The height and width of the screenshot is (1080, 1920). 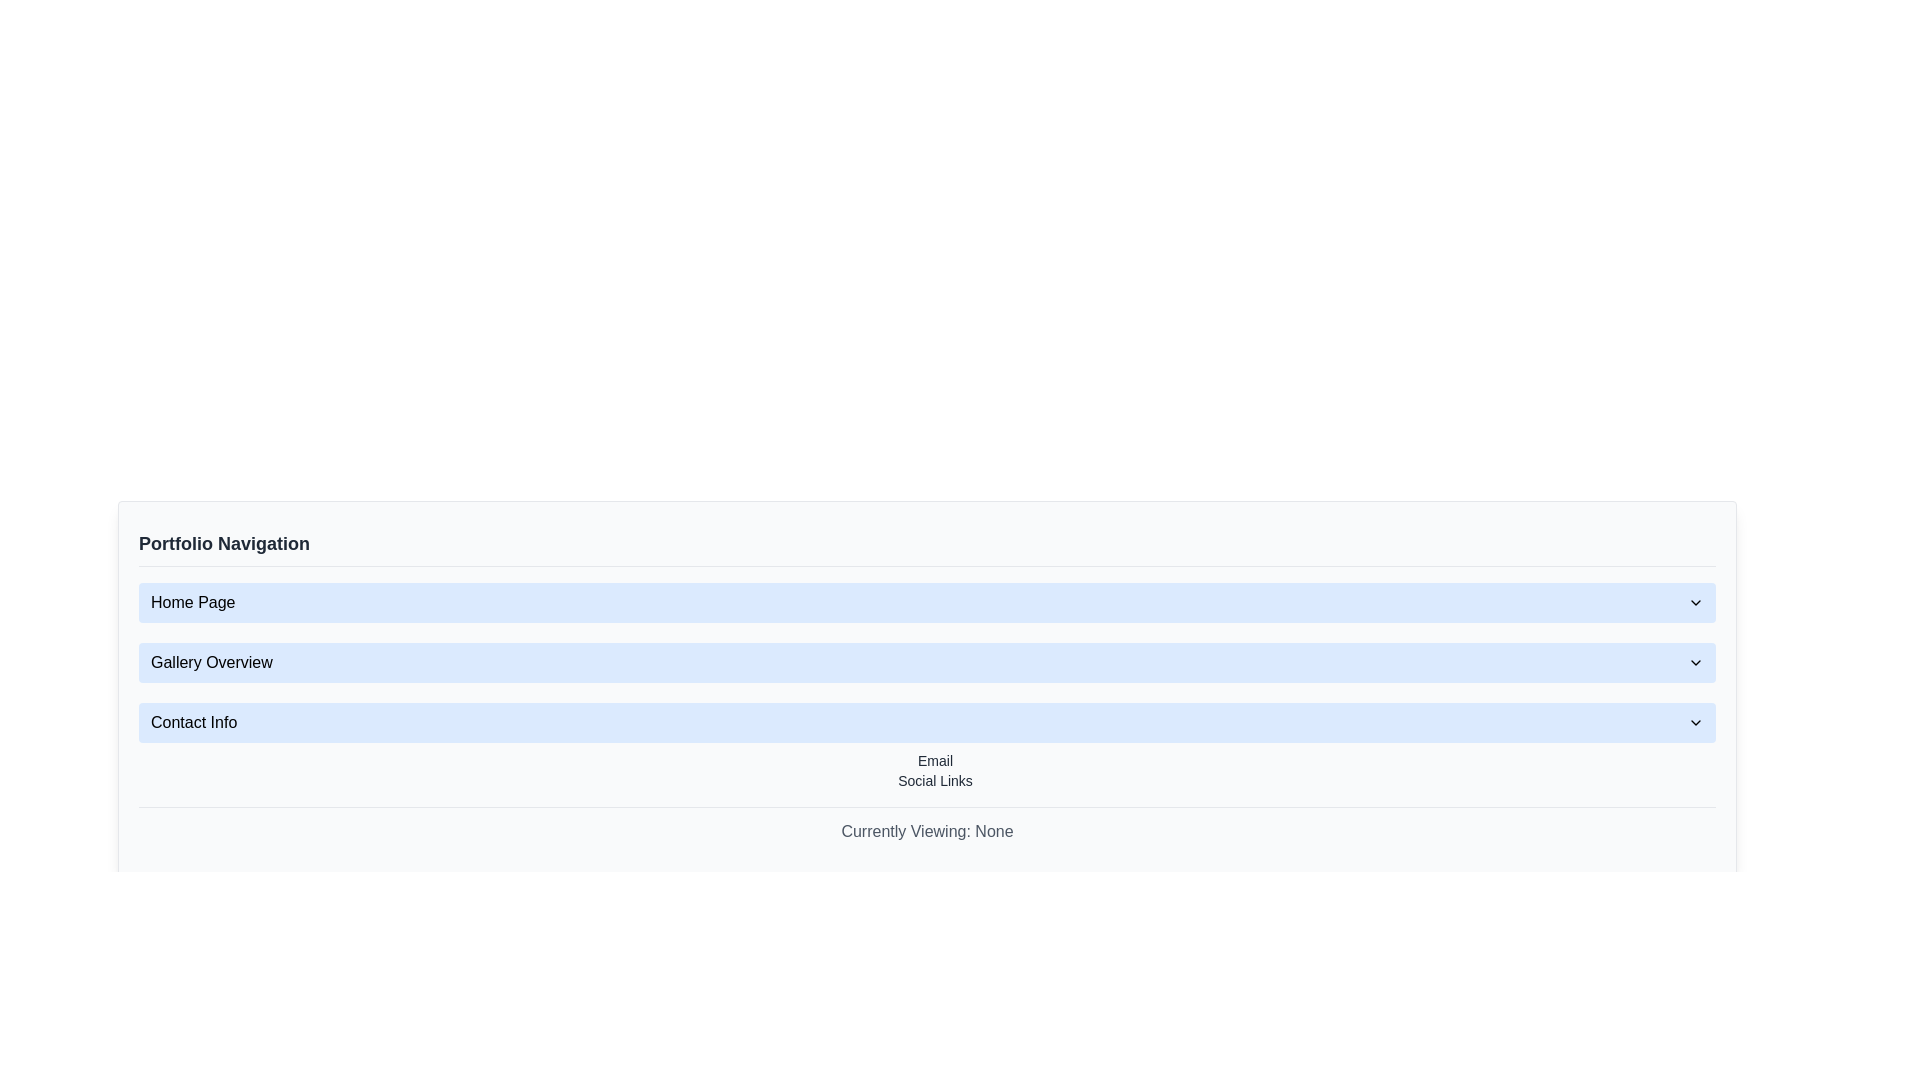 What do you see at coordinates (926, 832) in the screenshot?
I see `the Static Text Display that shows 'Currently Viewing: None', located at the bottom of the interface below 'Social Links' and 'Email'` at bounding box center [926, 832].